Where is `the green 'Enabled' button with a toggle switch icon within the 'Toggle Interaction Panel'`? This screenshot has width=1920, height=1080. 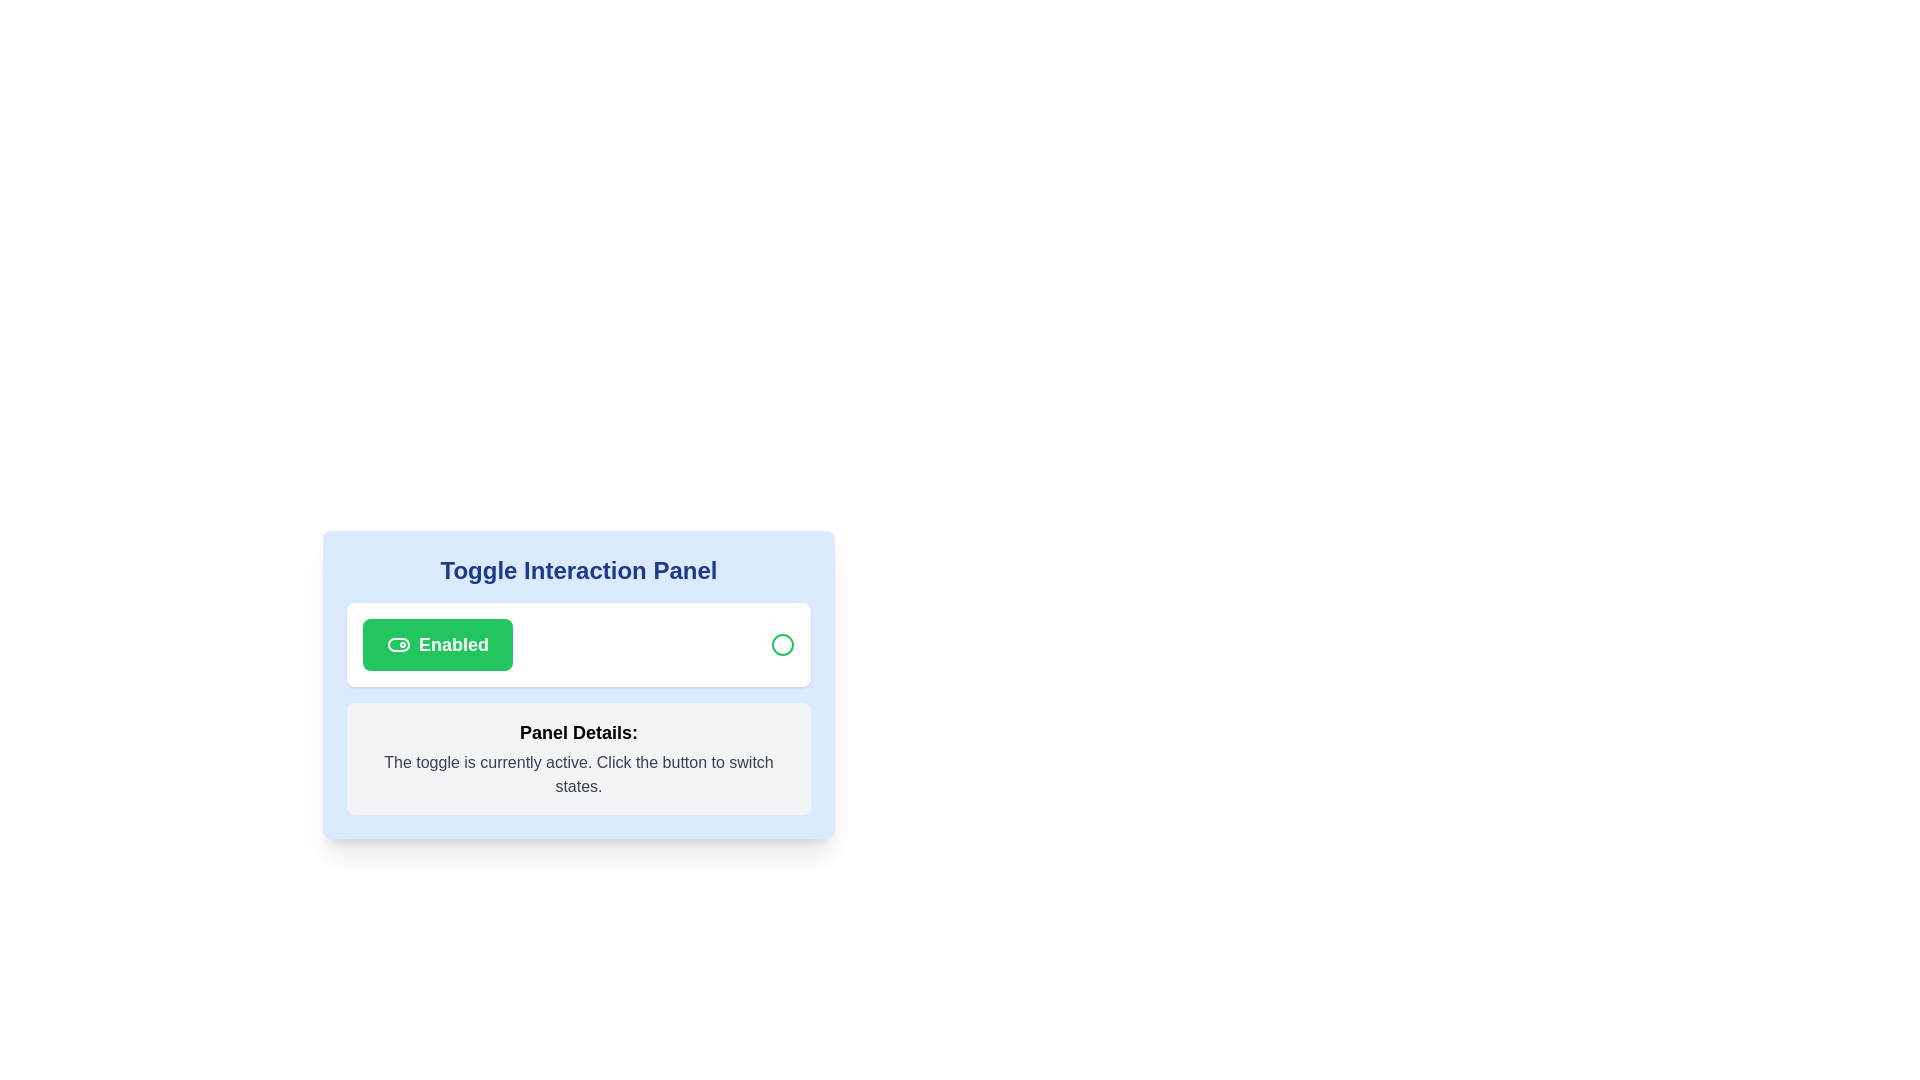 the green 'Enabled' button with a toggle switch icon within the 'Toggle Interaction Panel' is located at coordinates (436, 644).